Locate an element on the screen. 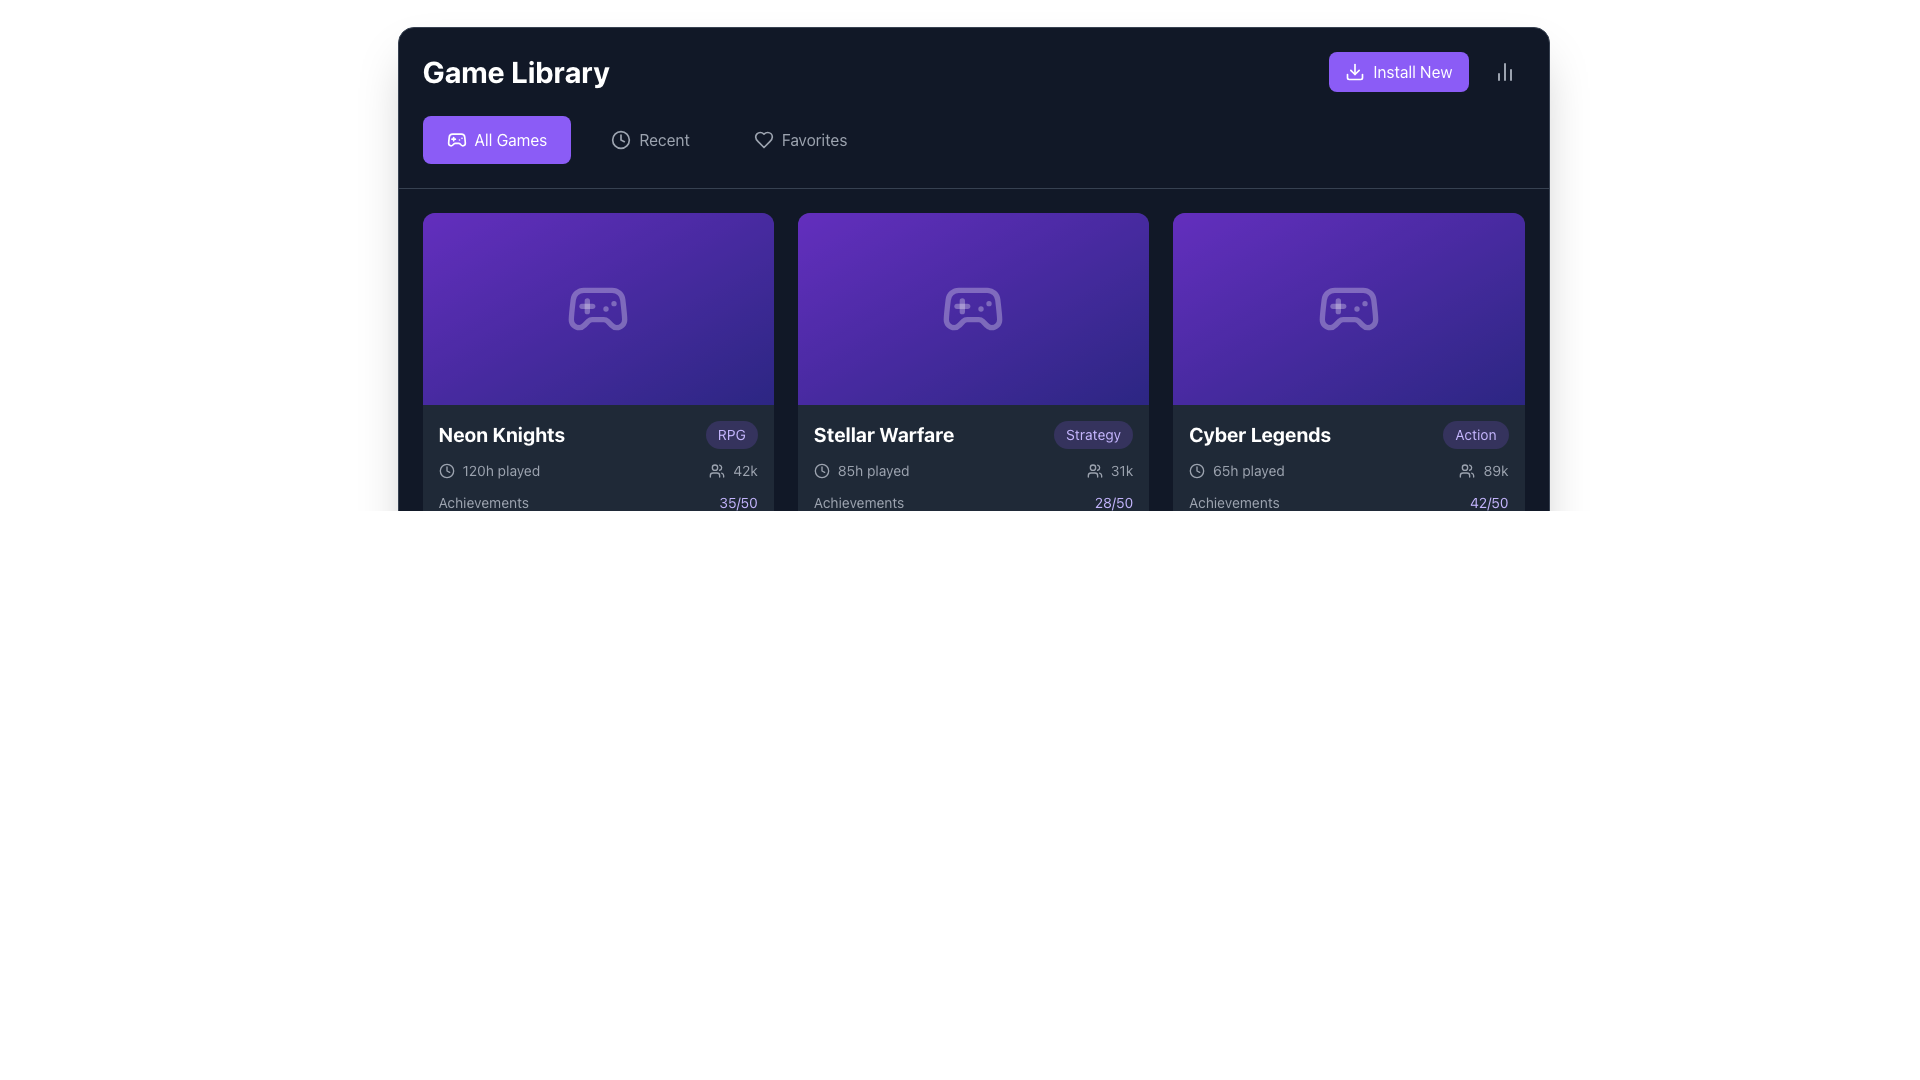 This screenshot has height=1080, width=1920. the 'Time Played' icon in the 'Stellar Warfare' game card, located to the left of the text '85h played' is located at coordinates (821, 470).